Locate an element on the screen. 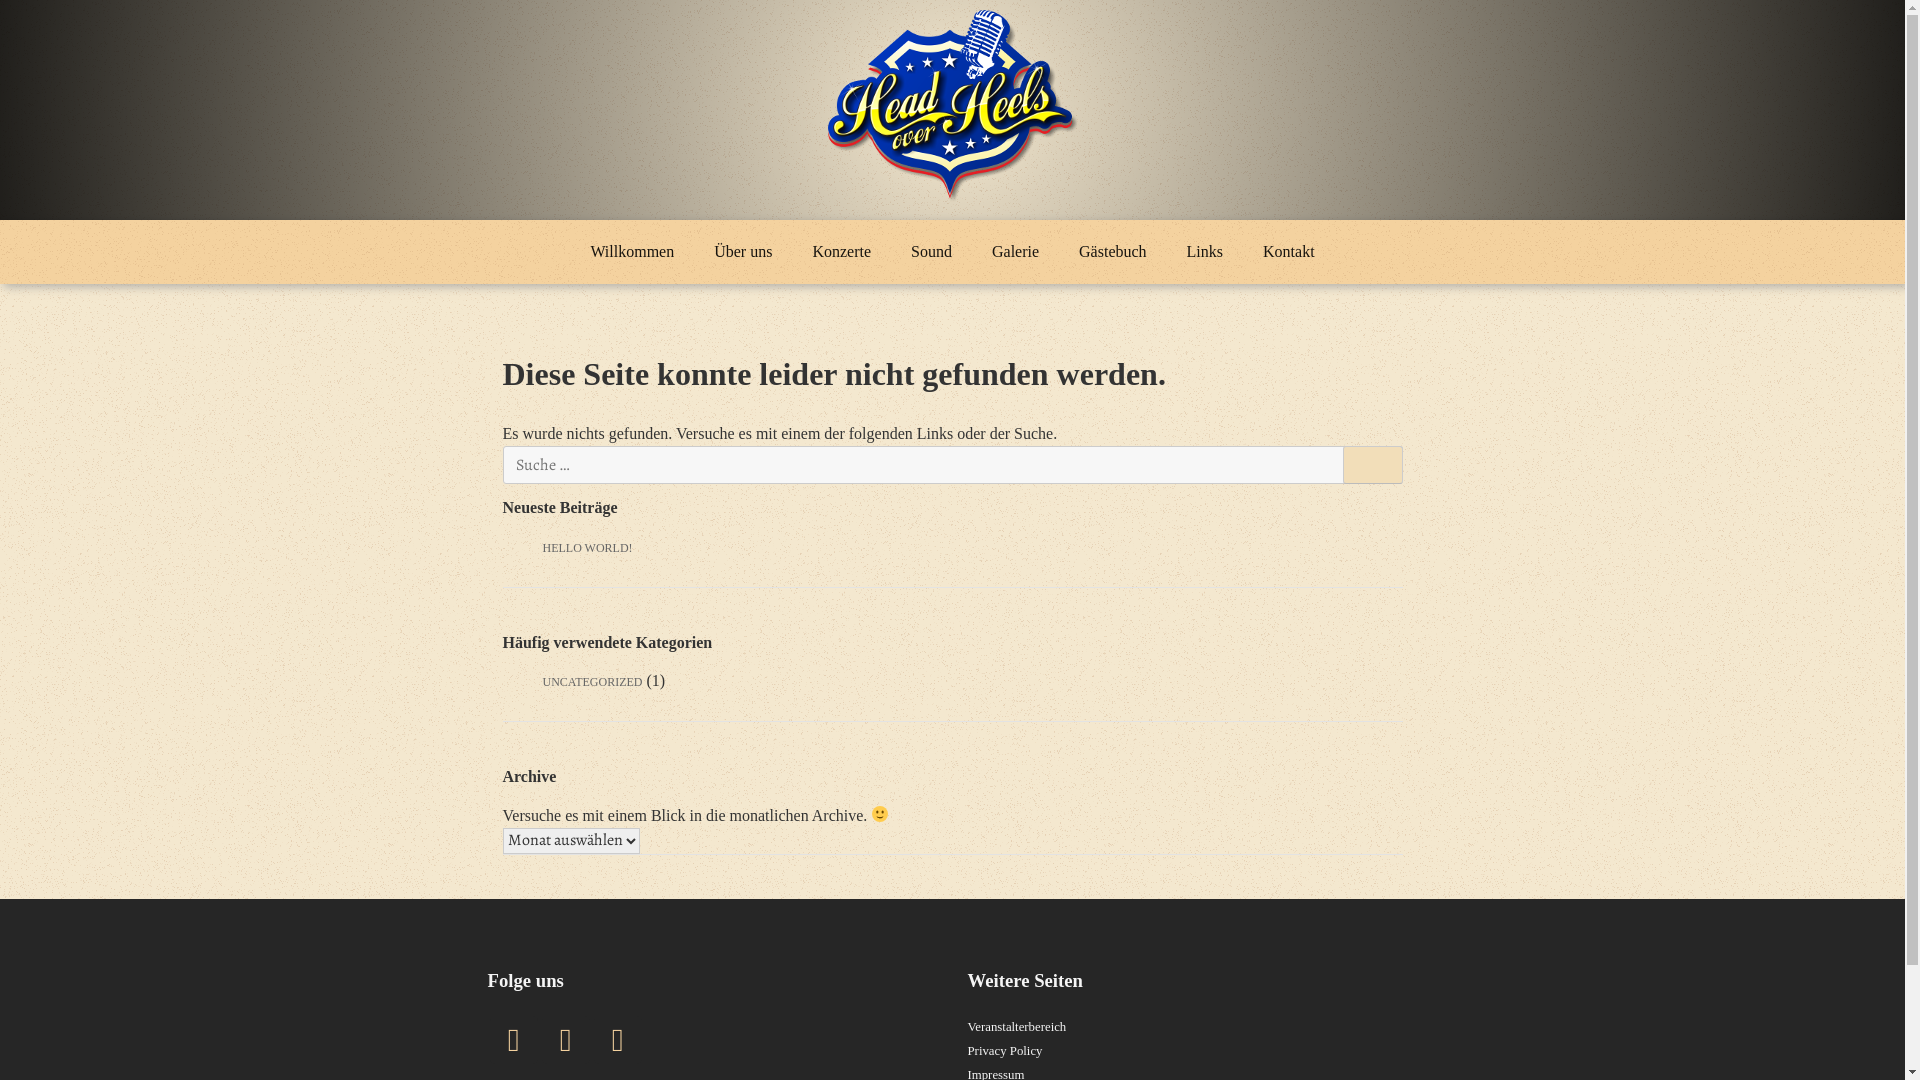  'Links' is located at coordinates (1203, 250).